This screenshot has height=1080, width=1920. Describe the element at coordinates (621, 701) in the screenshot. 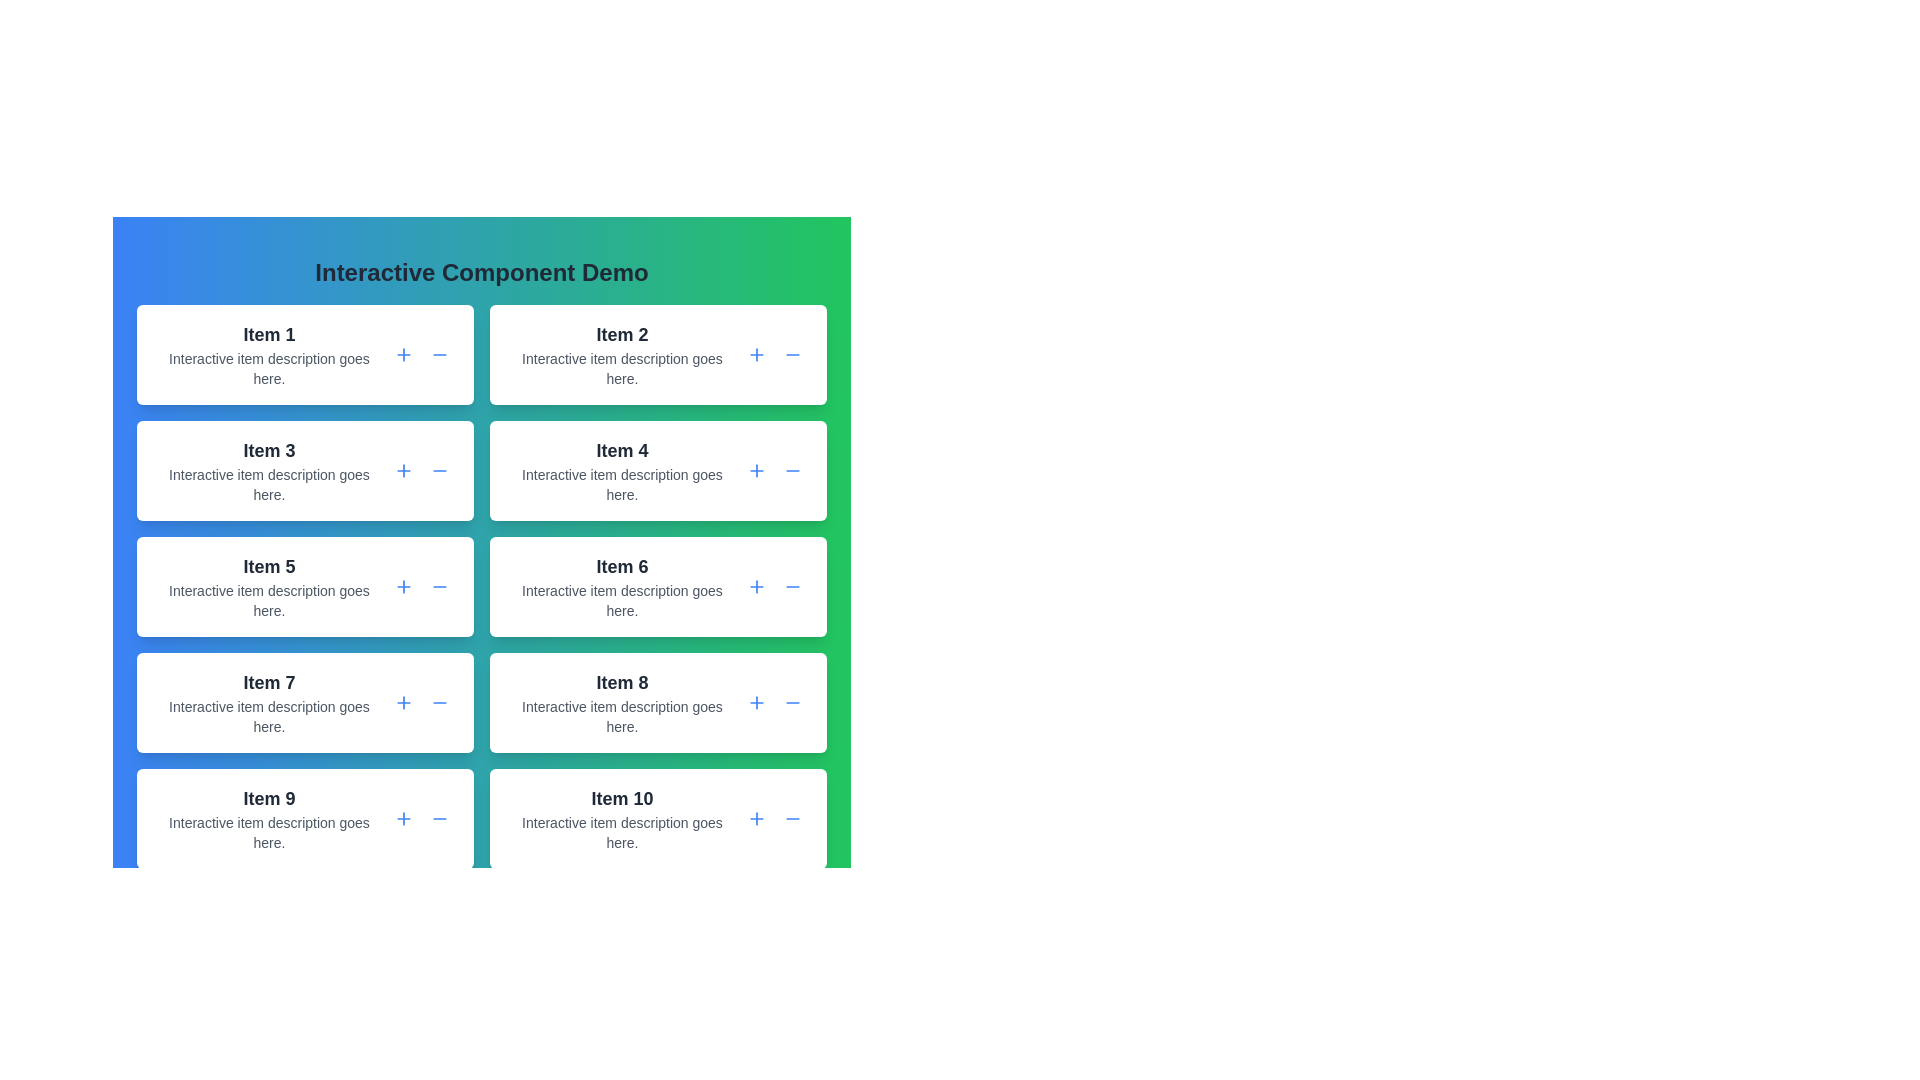

I see `the text block titled 'Item 8' which contains a description below it, positioned in the third row, second column of the grid layout` at that location.